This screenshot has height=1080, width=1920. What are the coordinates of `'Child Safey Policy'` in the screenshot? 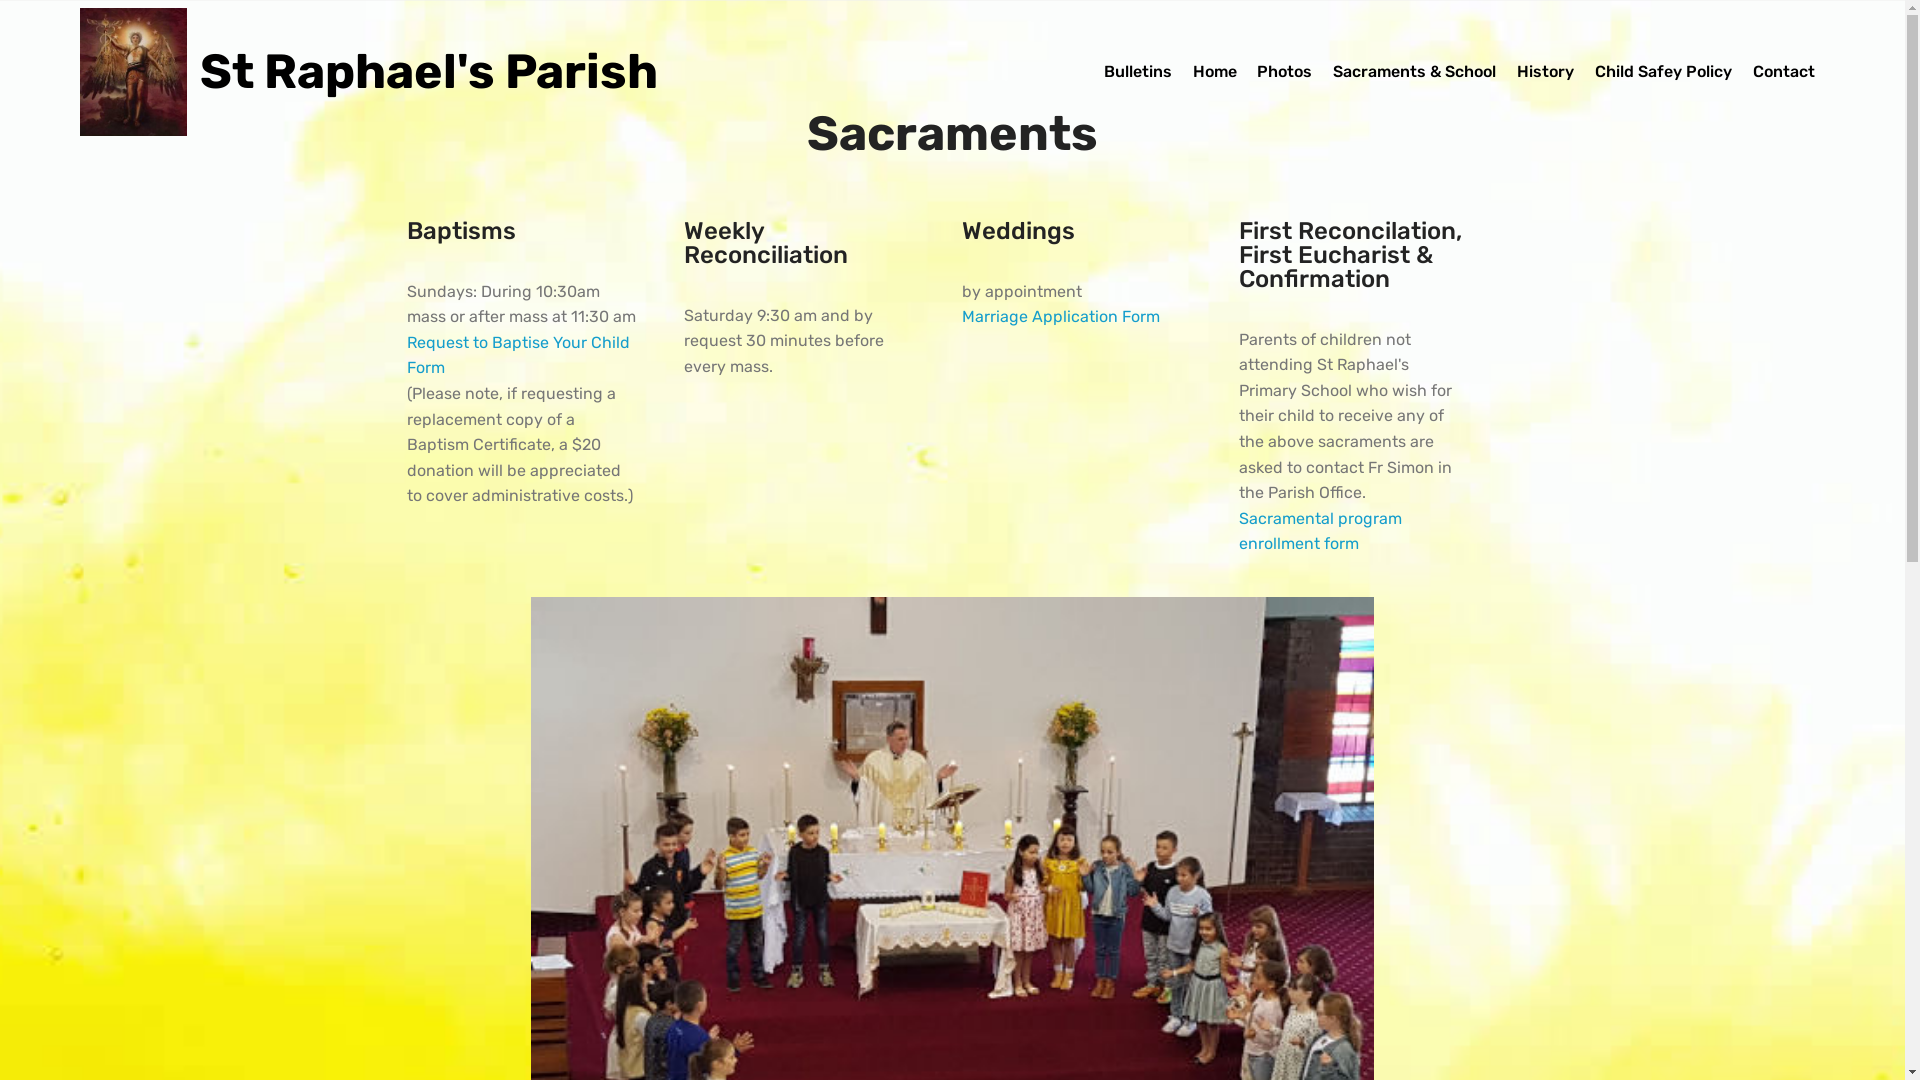 It's located at (1663, 71).